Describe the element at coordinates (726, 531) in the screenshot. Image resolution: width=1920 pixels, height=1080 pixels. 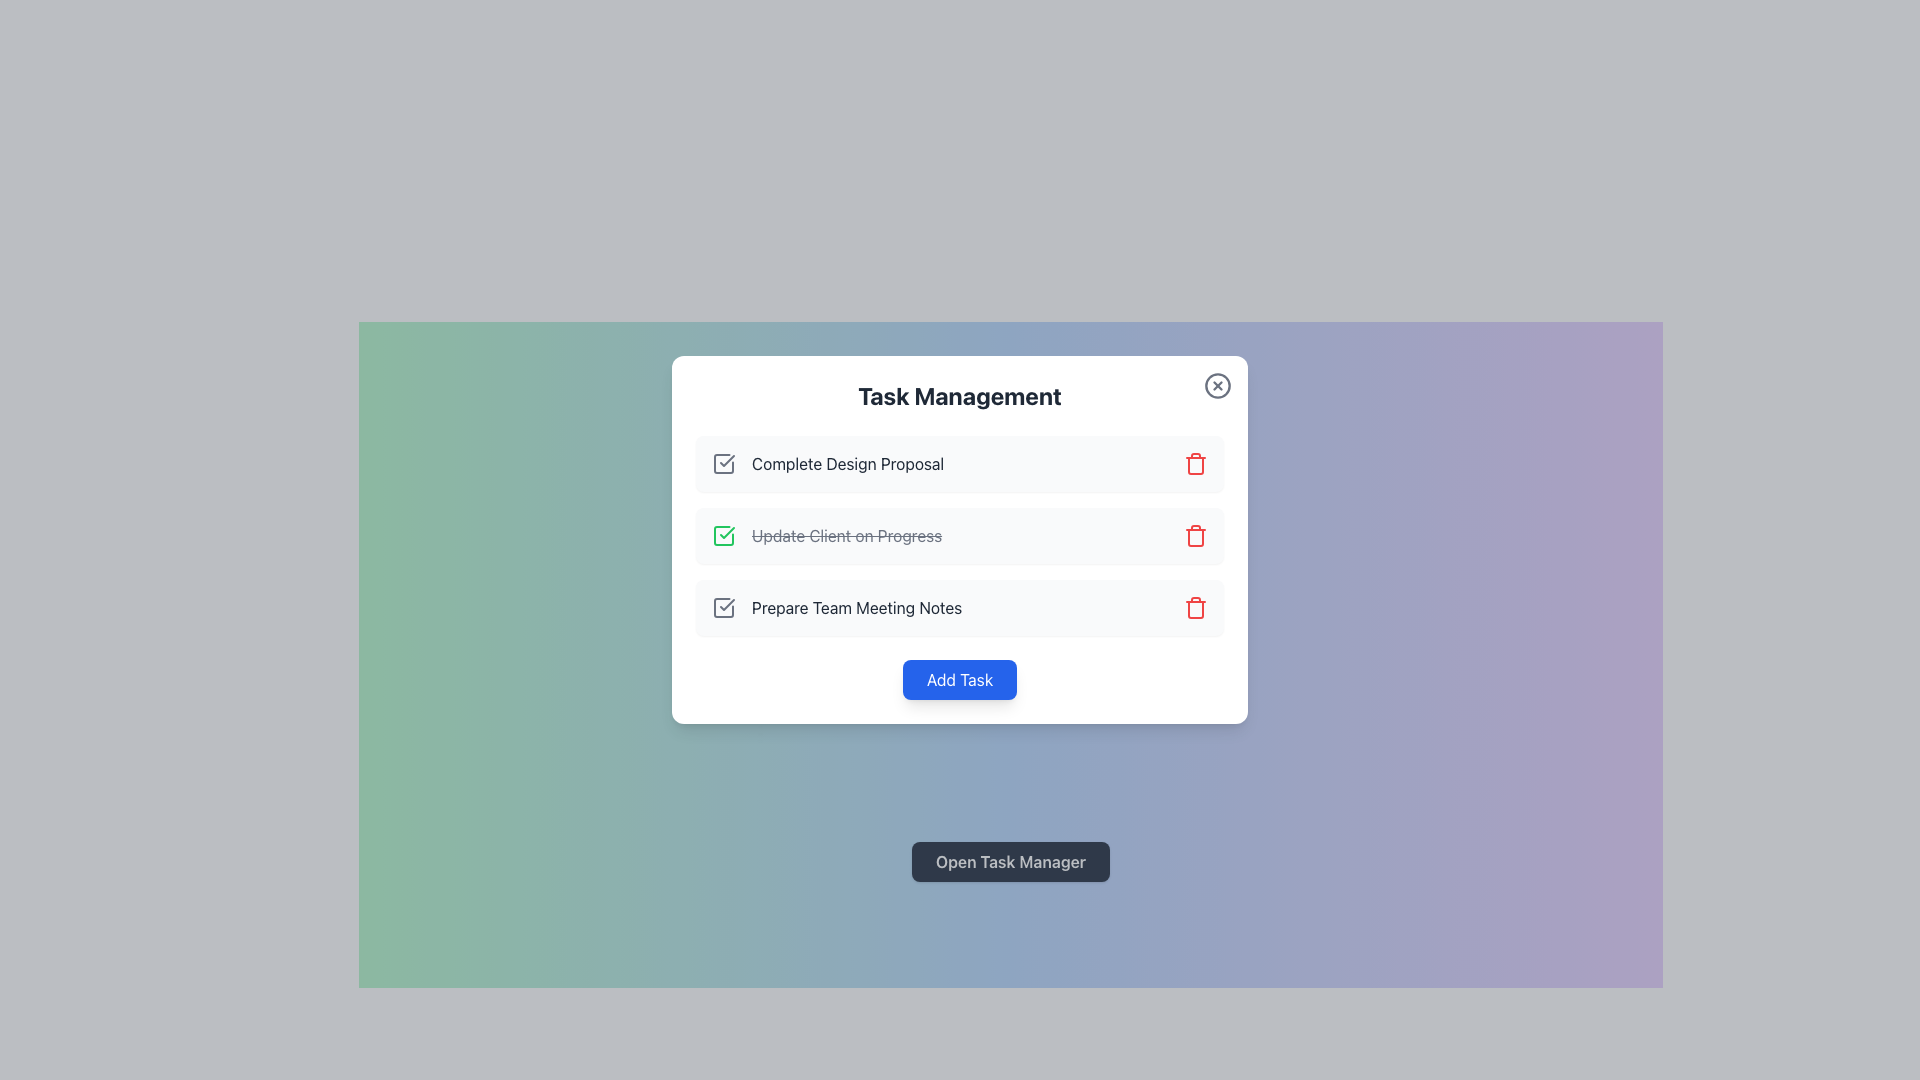
I see `the check icon indicating the completion status of the task titled 'Update Client on Progress' located in the second row of the task list` at that location.